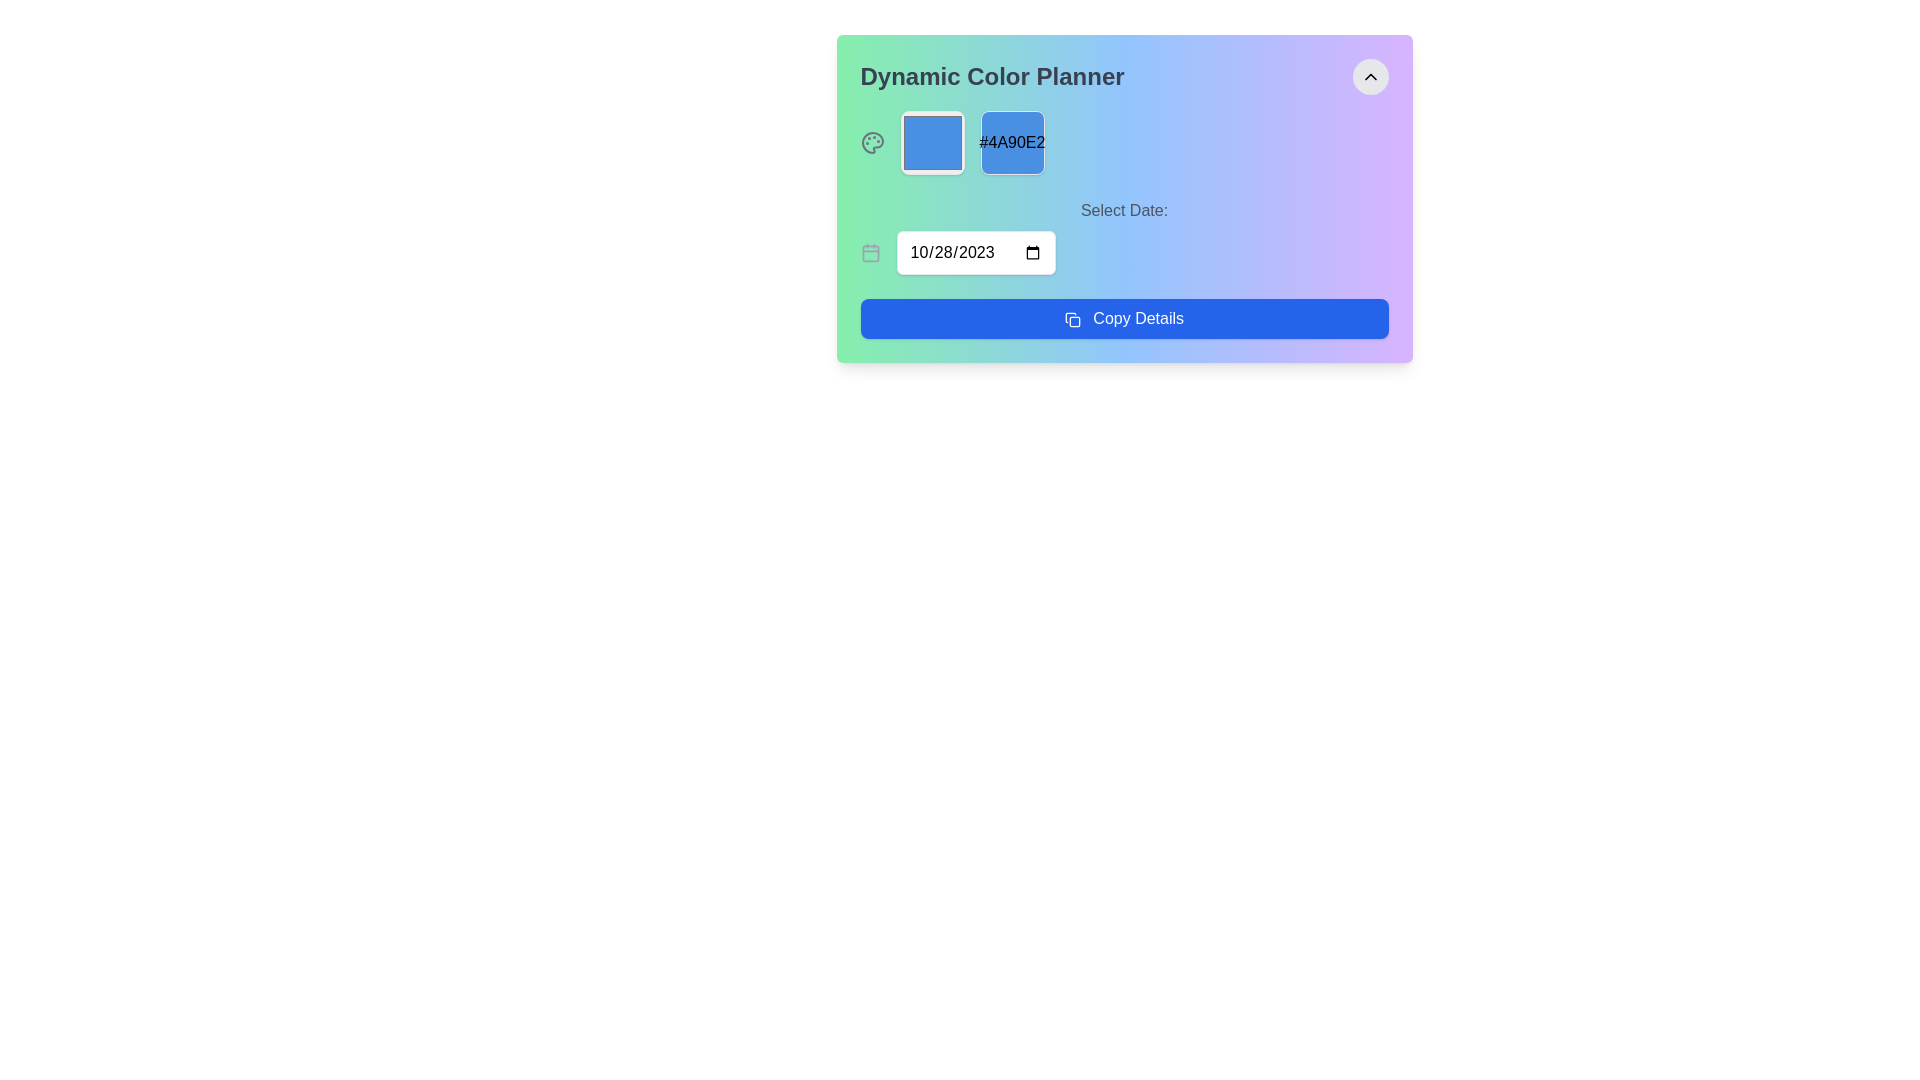 The image size is (1920, 1080). What do you see at coordinates (1124, 211) in the screenshot?
I see `the text label that reads 'Select Date:' which is styled in medium gray color and positioned above the date picker input field` at bounding box center [1124, 211].